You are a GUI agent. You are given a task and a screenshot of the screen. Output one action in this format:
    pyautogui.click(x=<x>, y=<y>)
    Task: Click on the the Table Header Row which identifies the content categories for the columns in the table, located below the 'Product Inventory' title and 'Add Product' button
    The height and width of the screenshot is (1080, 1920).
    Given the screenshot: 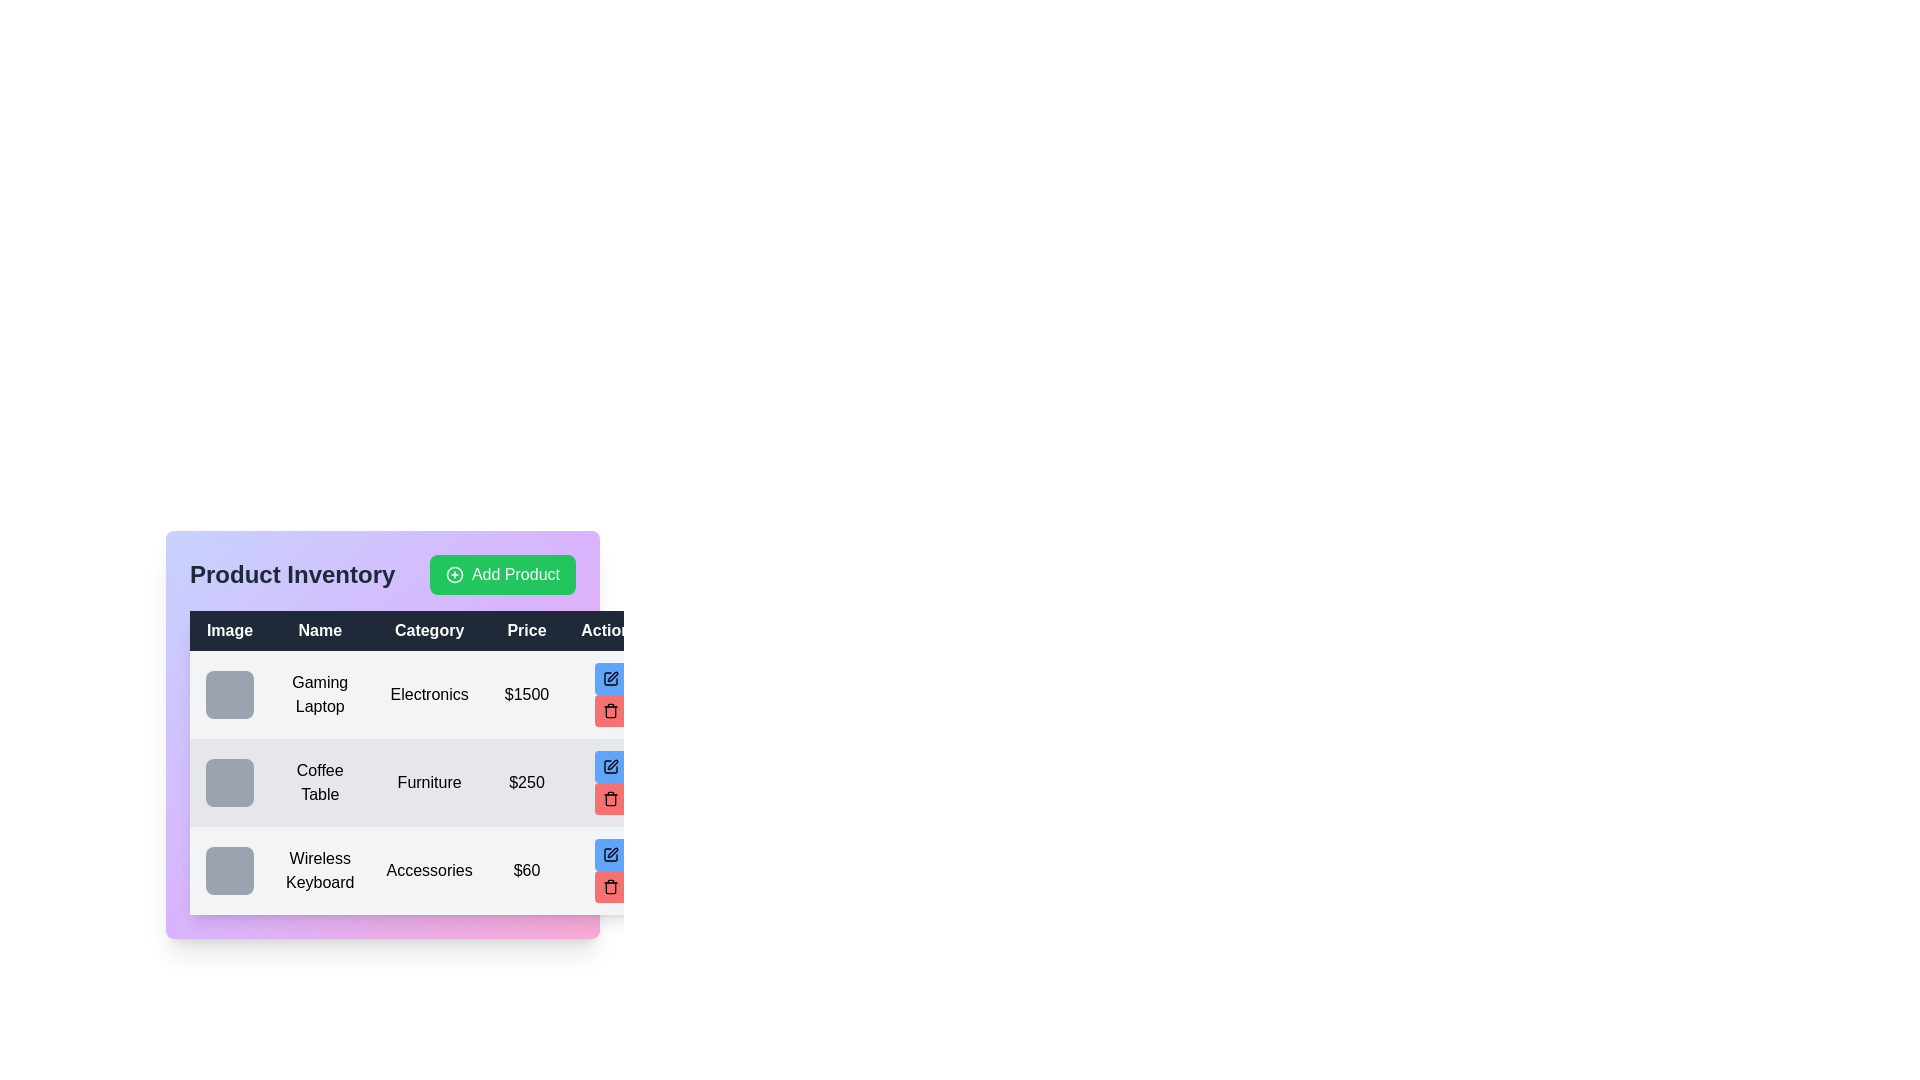 What is the action you would take?
    pyautogui.click(x=421, y=631)
    